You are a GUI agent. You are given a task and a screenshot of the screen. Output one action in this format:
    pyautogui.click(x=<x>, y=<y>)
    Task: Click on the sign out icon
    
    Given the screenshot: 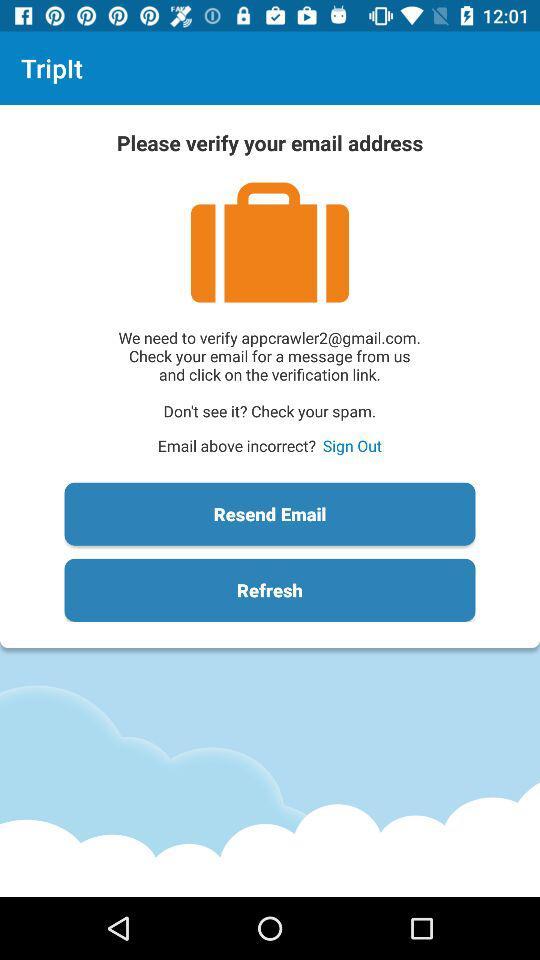 What is the action you would take?
    pyautogui.click(x=351, y=445)
    